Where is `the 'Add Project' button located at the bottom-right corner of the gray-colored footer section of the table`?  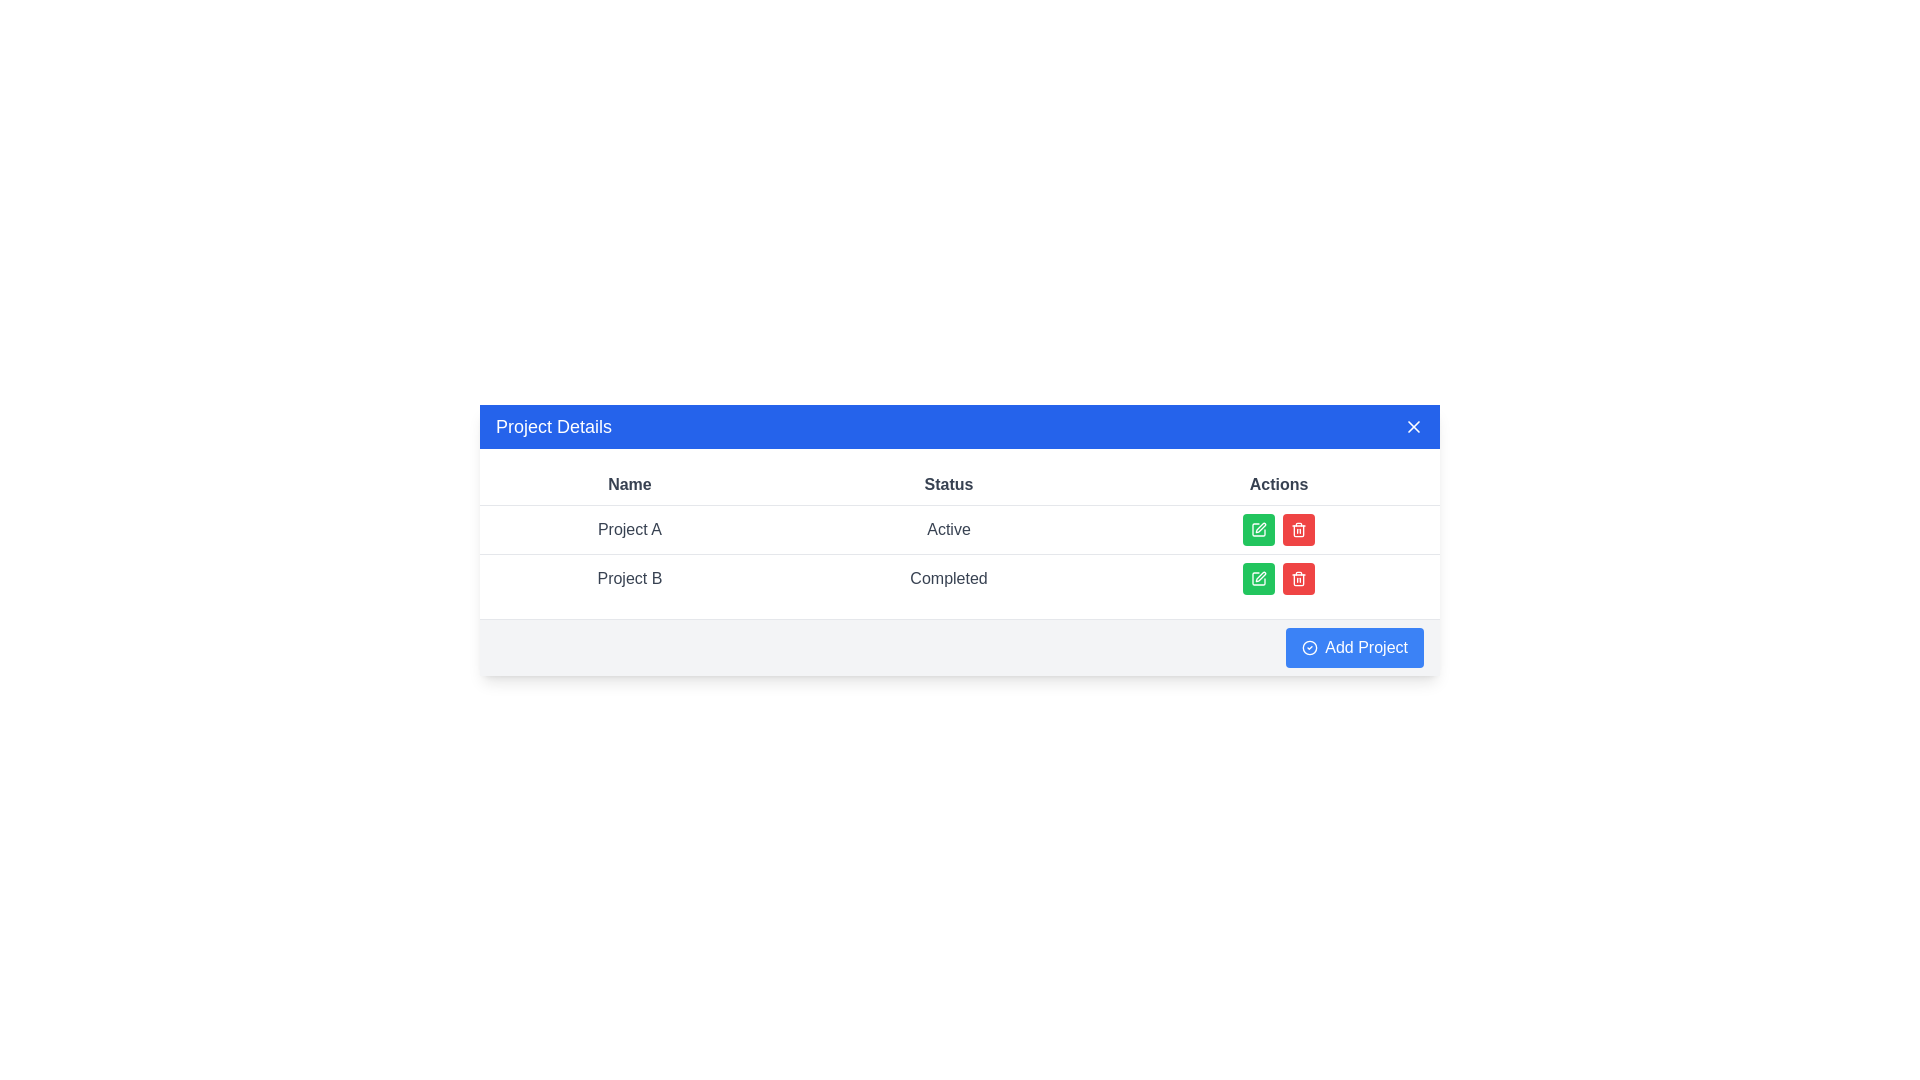 the 'Add Project' button located at the bottom-right corner of the gray-colored footer section of the table is located at coordinates (1354, 647).